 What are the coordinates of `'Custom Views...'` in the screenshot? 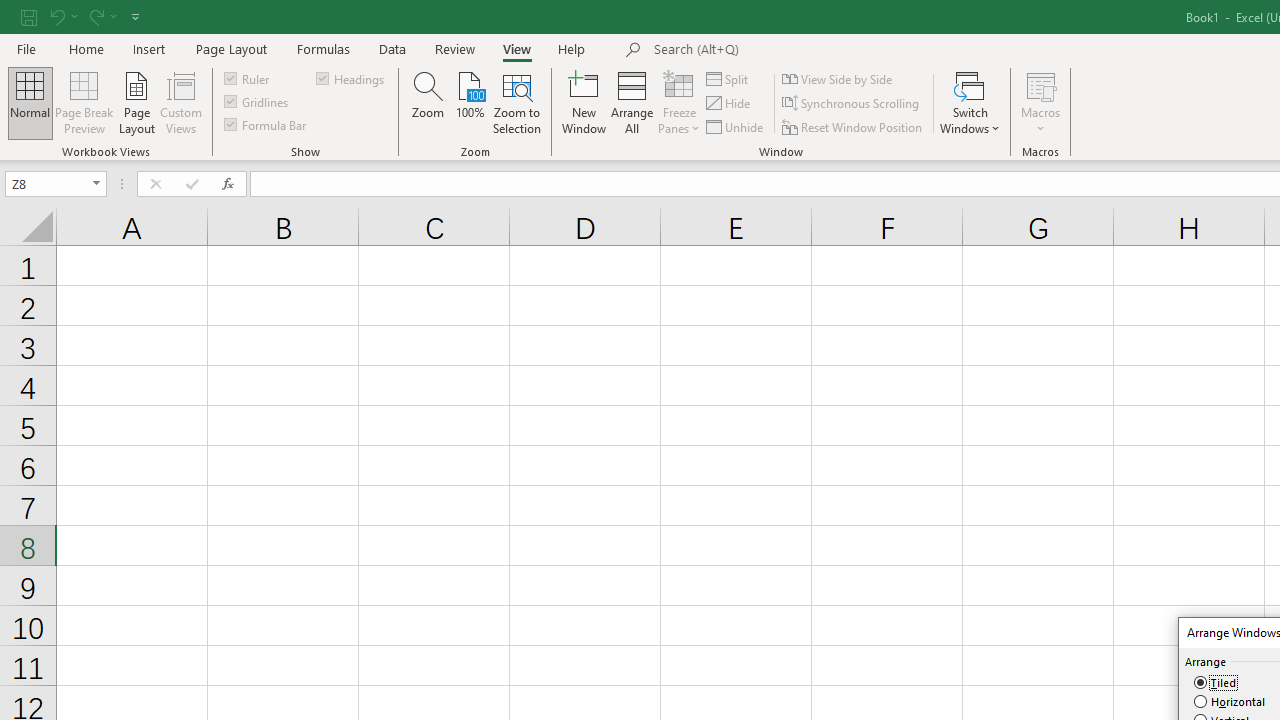 It's located at (181, 103).